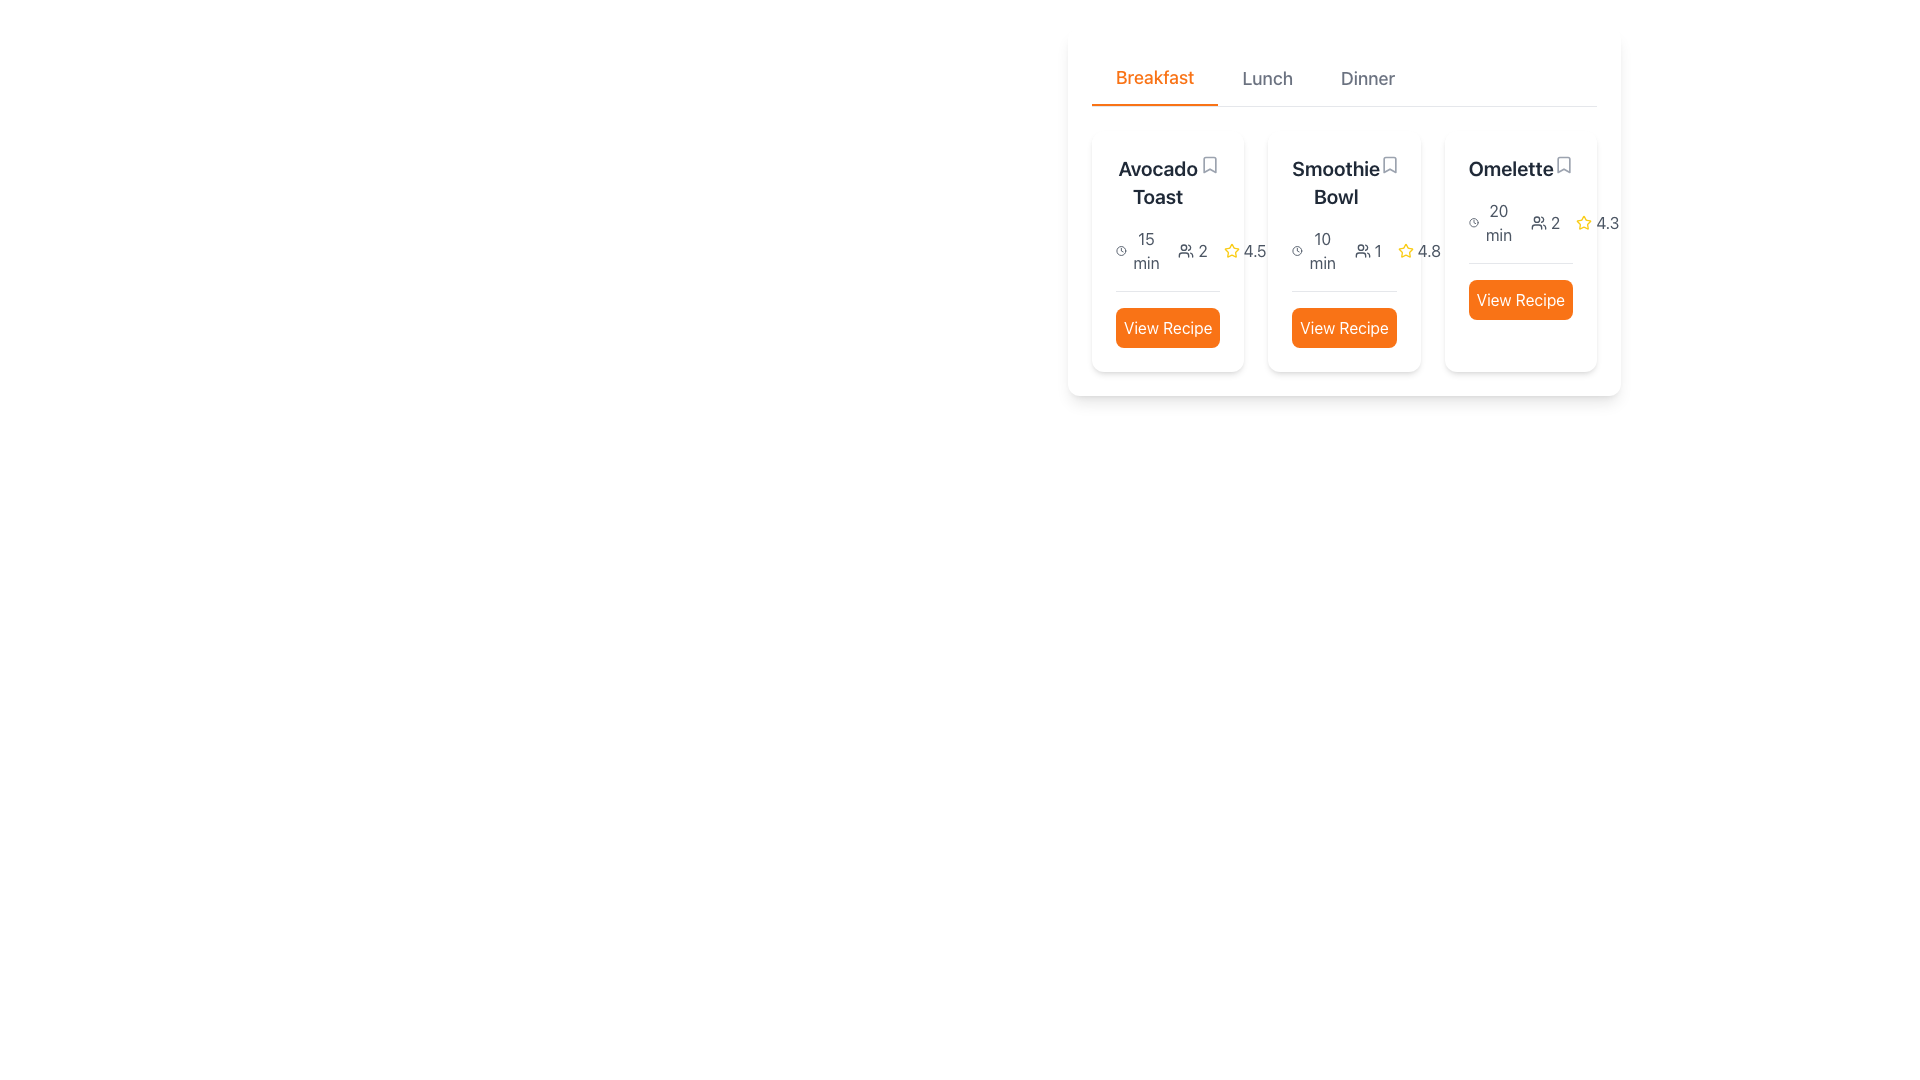  Describe the element at coordinates (1315, 249) in the screenshot. I see `the estimated preparation time text element for the recipe 'Smoothie Bowl', which is displayed in the middle column of the recipe details layout, positioned below the title and above the 'View Recipe' button` at that location.